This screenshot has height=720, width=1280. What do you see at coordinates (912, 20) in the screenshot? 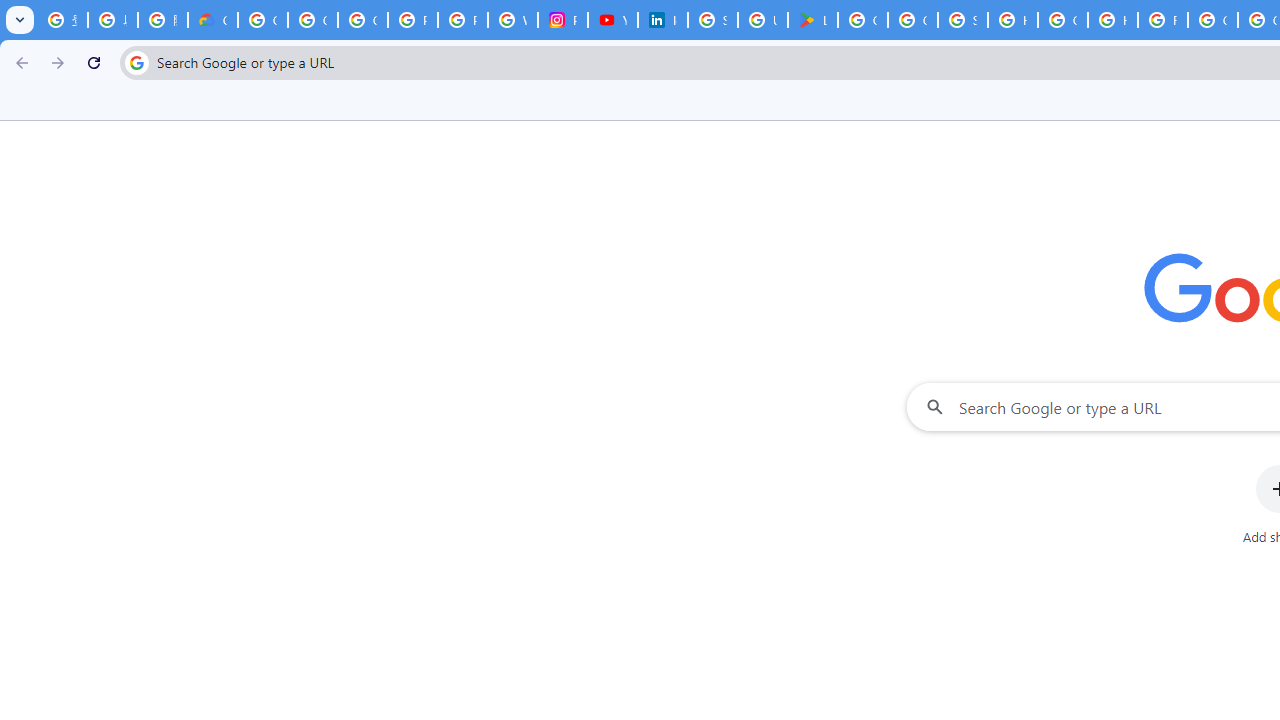
I see `'Google Workspace - Specific Terms'` at bounding box center [912, 20].